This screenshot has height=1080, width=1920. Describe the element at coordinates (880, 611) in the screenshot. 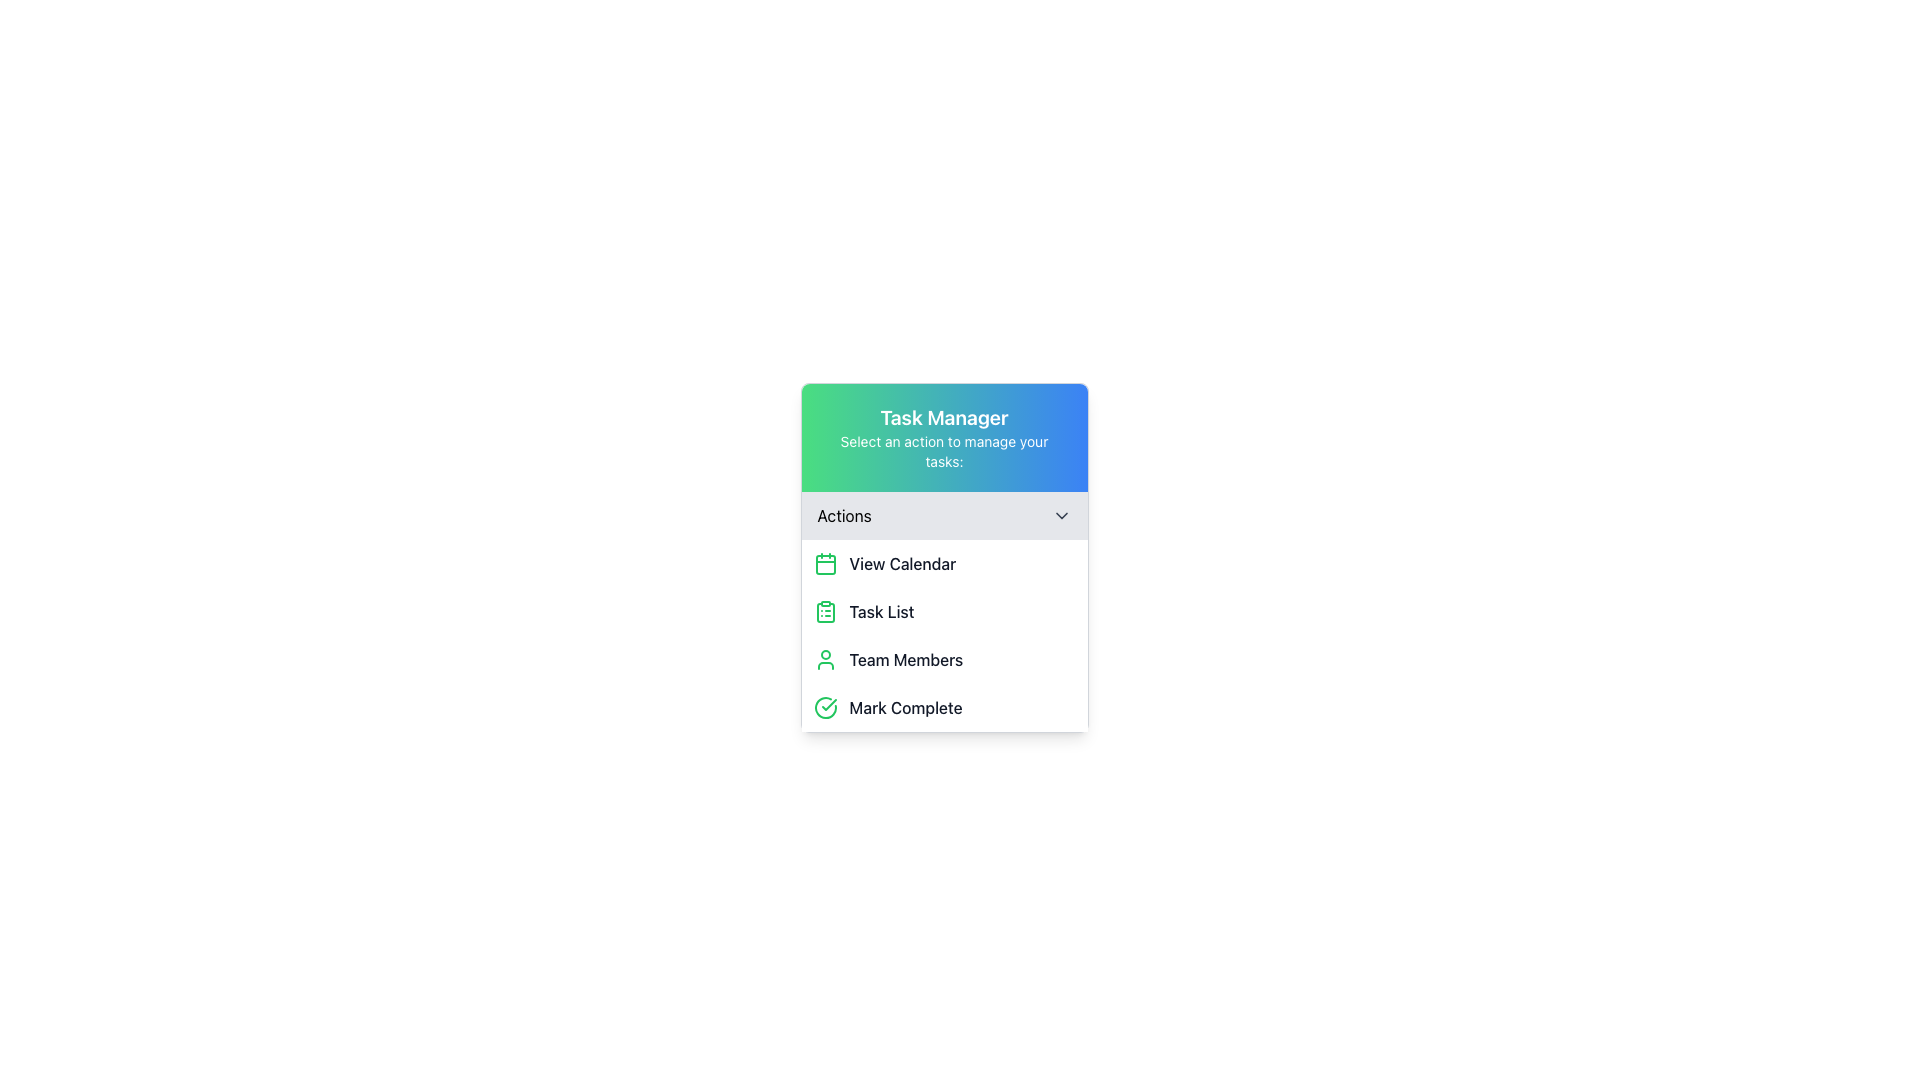

I see `the 'Task List' text label in the pop-up action menu, which is the second item in a vertical list of four menu options and has a green clipboard icon next to it` at that location.